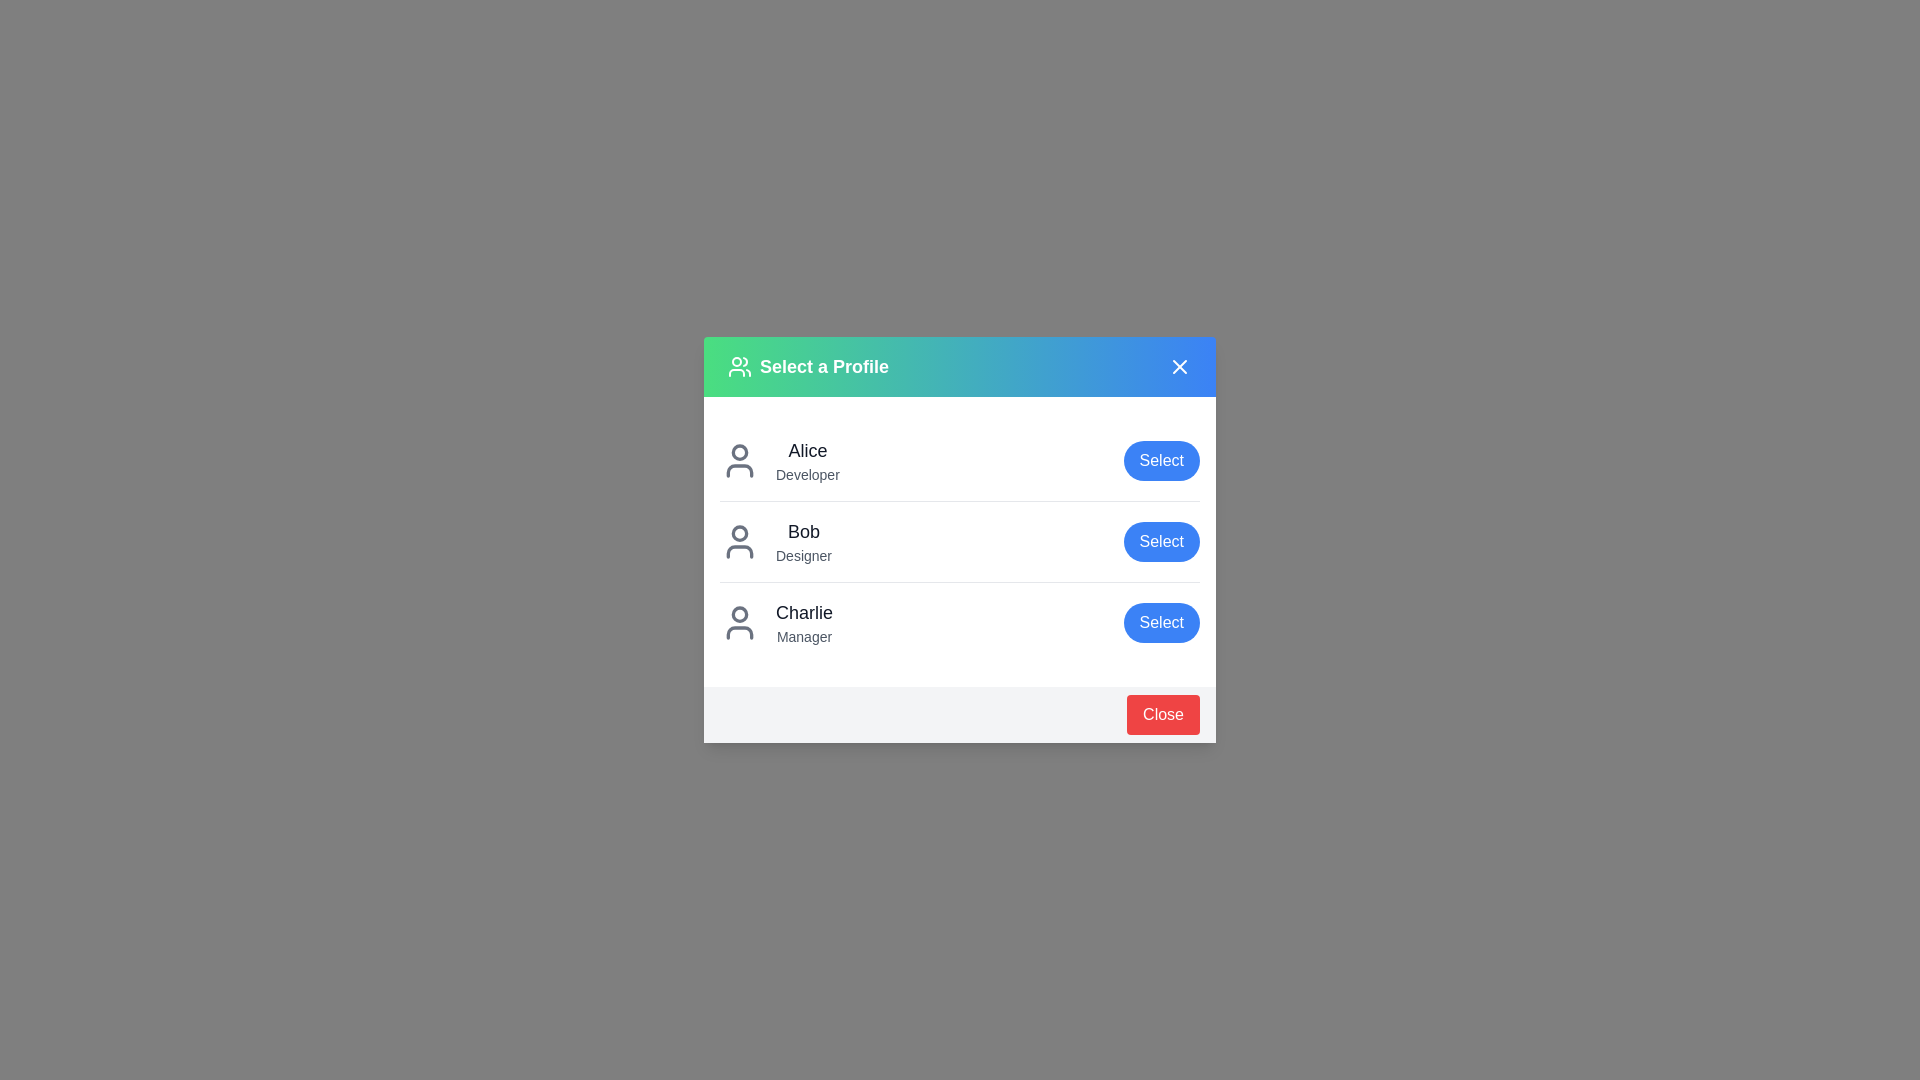 This screenshot has width=1920, height=1080. Describe the element at coordinates (1161, 461) in the screenshot. I see `the 'Select' button for the user profile Alice` at that location.